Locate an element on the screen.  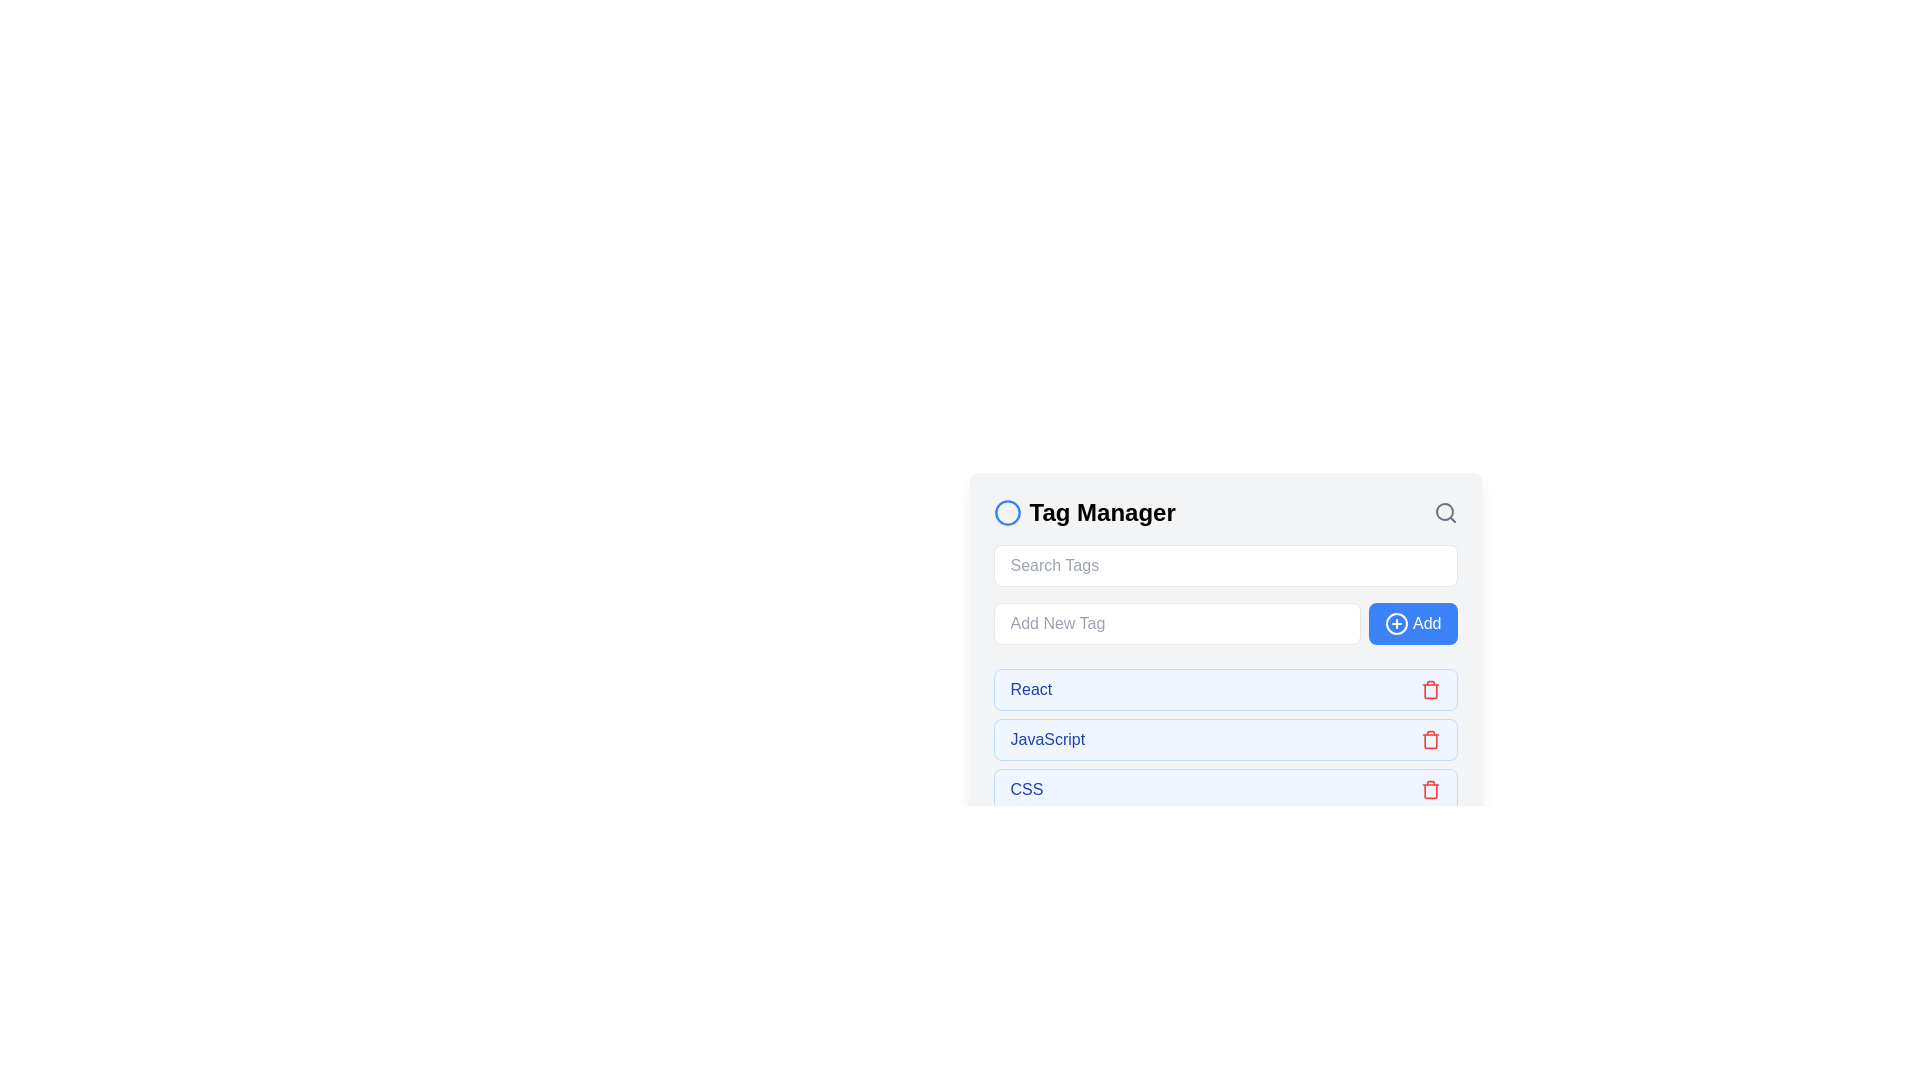
the button used to add a new item or tag, located to the right of the 'Add New Tag' input field, to observe the hover effect is located at coordinates (1412, 623).